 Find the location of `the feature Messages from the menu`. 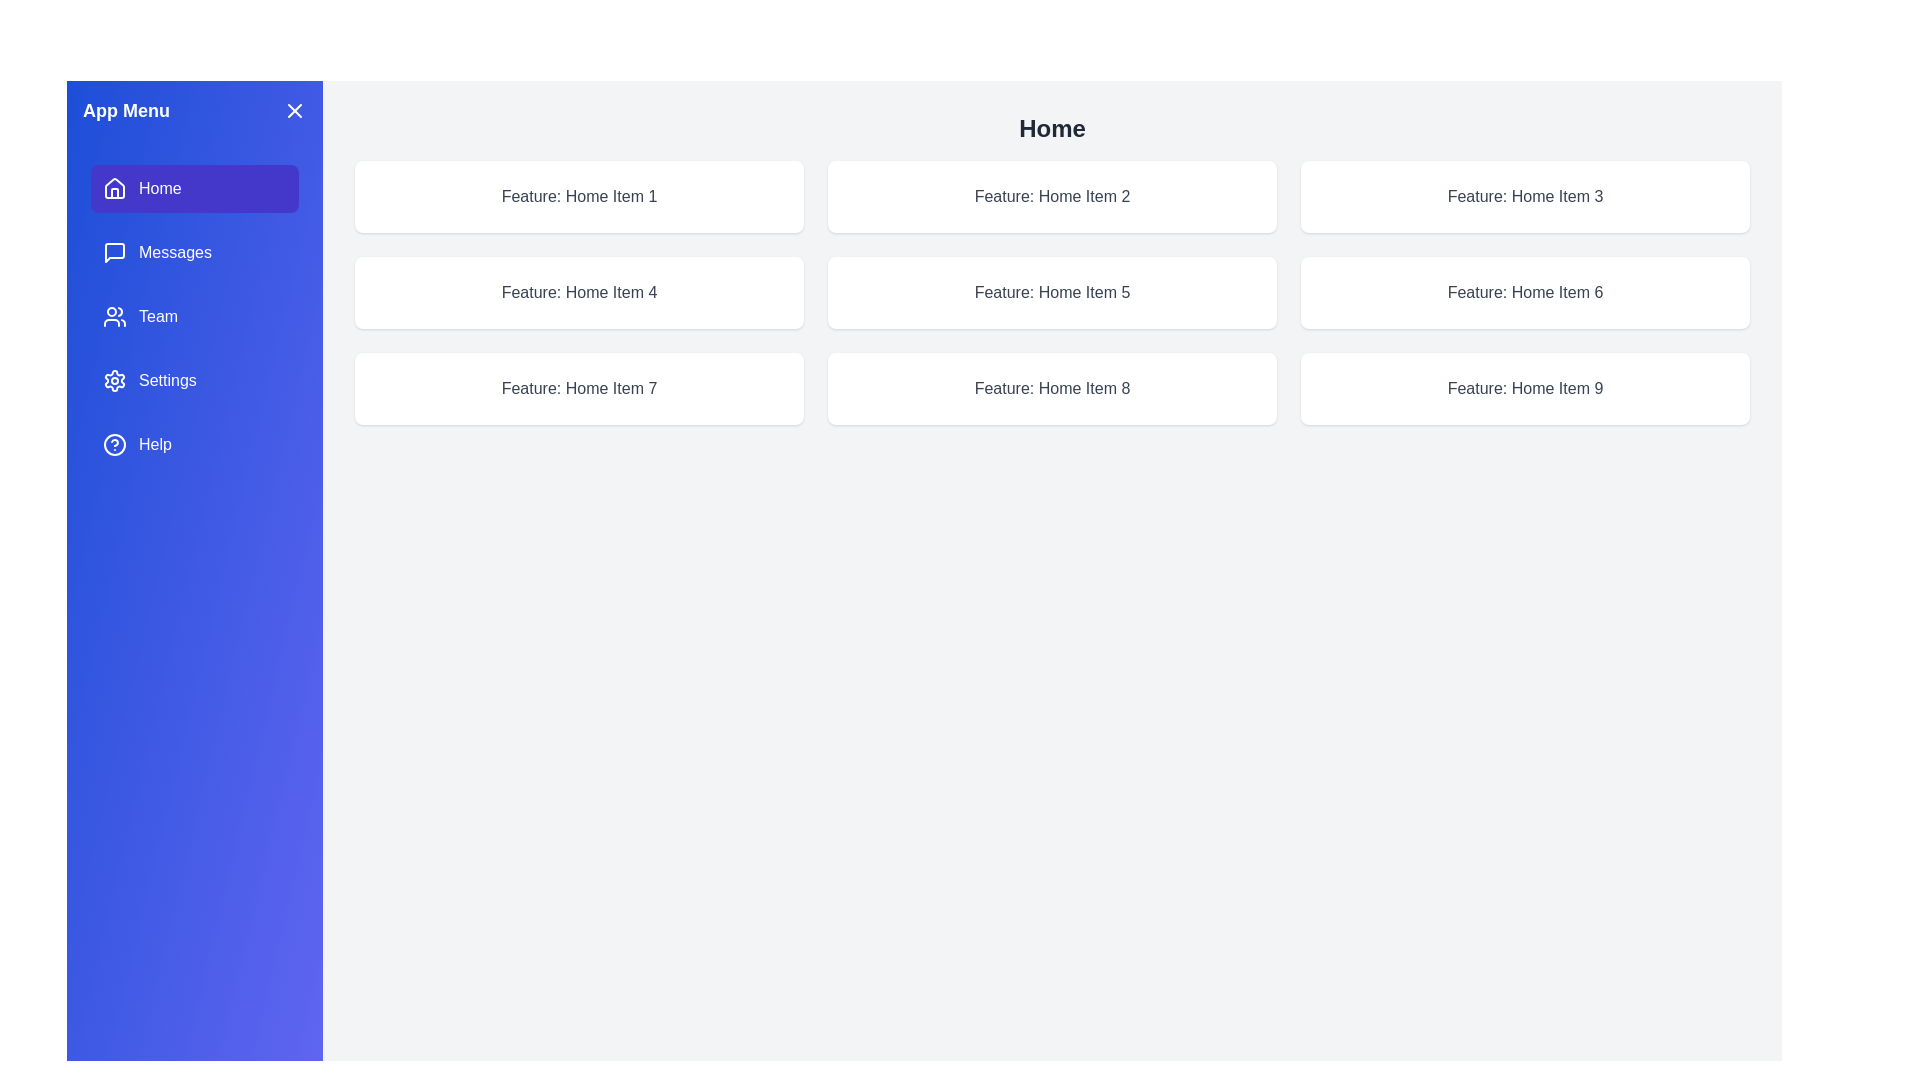

the feature Messages from the menu is located at coordinates (195, 252).